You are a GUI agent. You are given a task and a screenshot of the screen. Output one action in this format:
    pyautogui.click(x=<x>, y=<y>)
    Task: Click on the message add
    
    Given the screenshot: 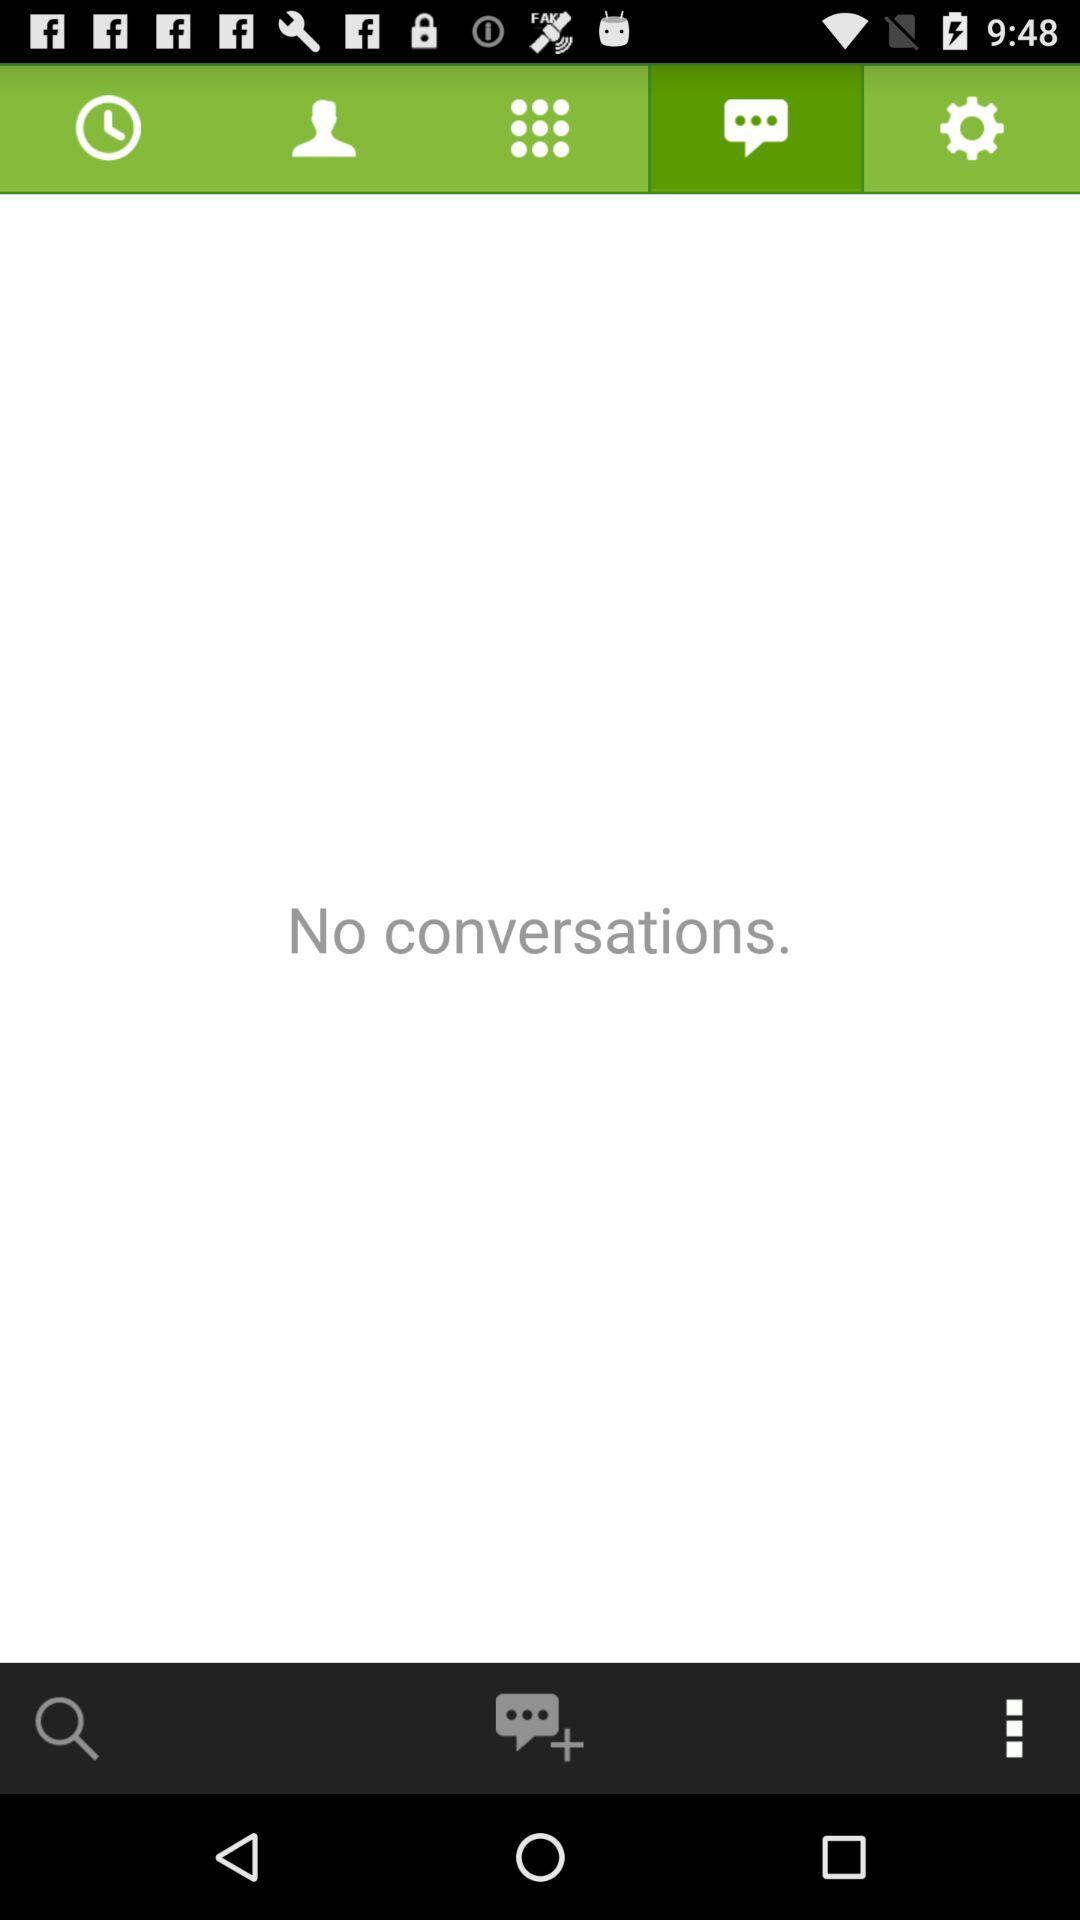 What is the action you would take?
    pyautogui.click(x=538, y=1727)
    